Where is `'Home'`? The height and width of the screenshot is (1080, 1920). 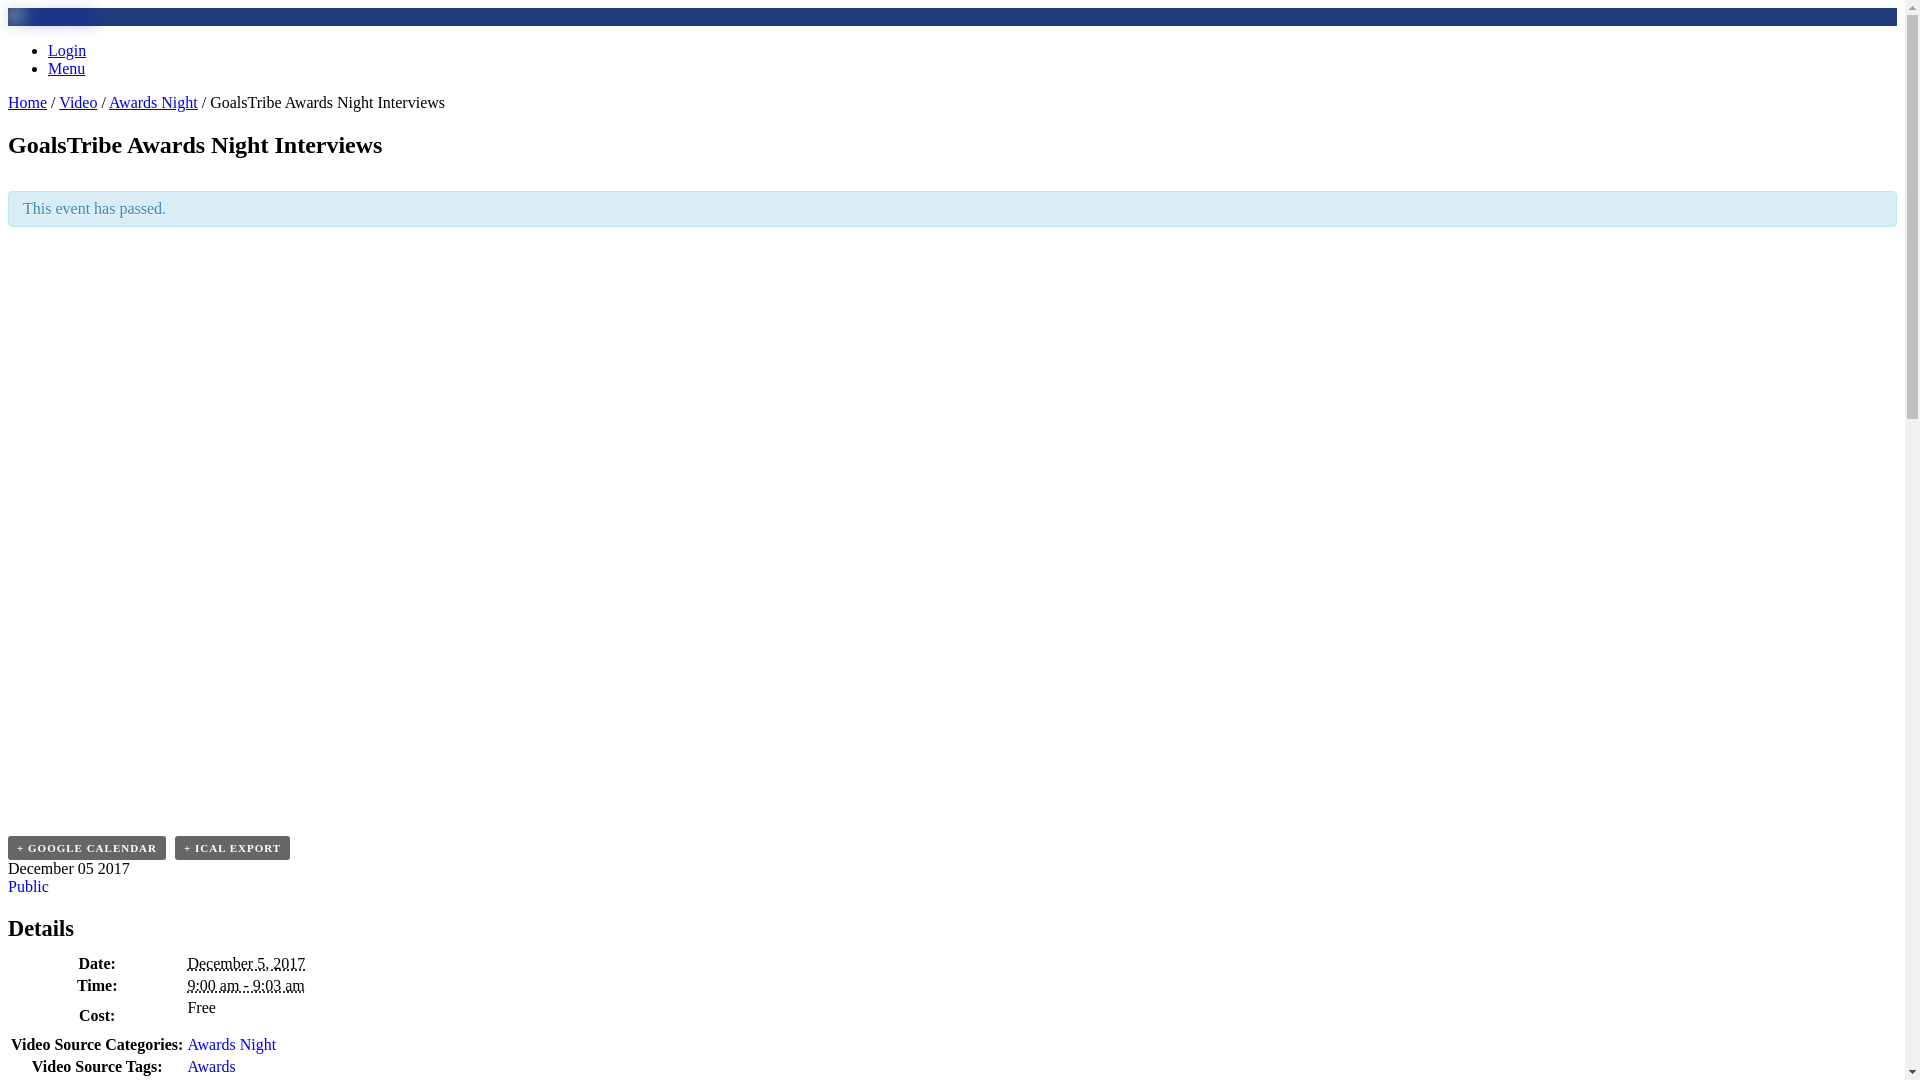 'Home' is located at coordinates (27, 102).